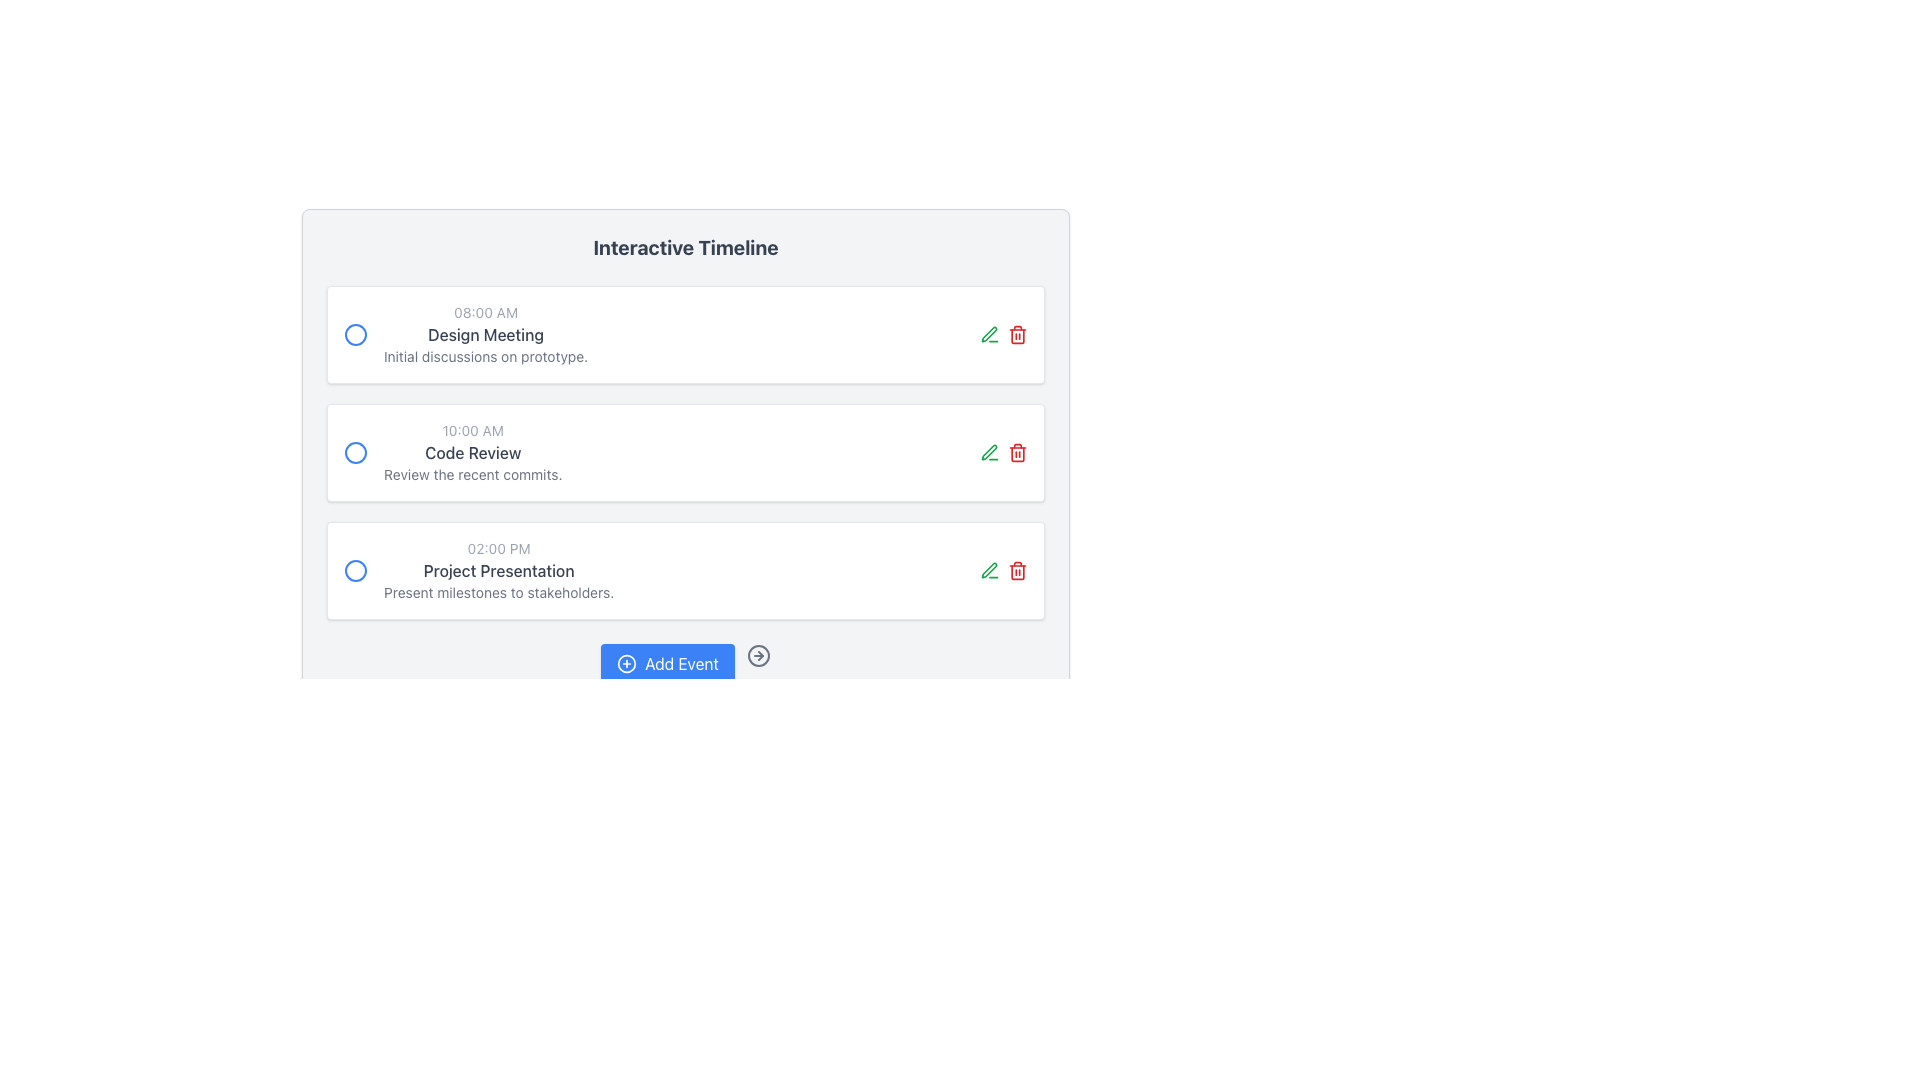 The height and width of the screenshot is (1080, 1920). Describe the element at coordinates (465, 334) in the screenshot. I see `the first event entry in the interactive timeline` at that location.